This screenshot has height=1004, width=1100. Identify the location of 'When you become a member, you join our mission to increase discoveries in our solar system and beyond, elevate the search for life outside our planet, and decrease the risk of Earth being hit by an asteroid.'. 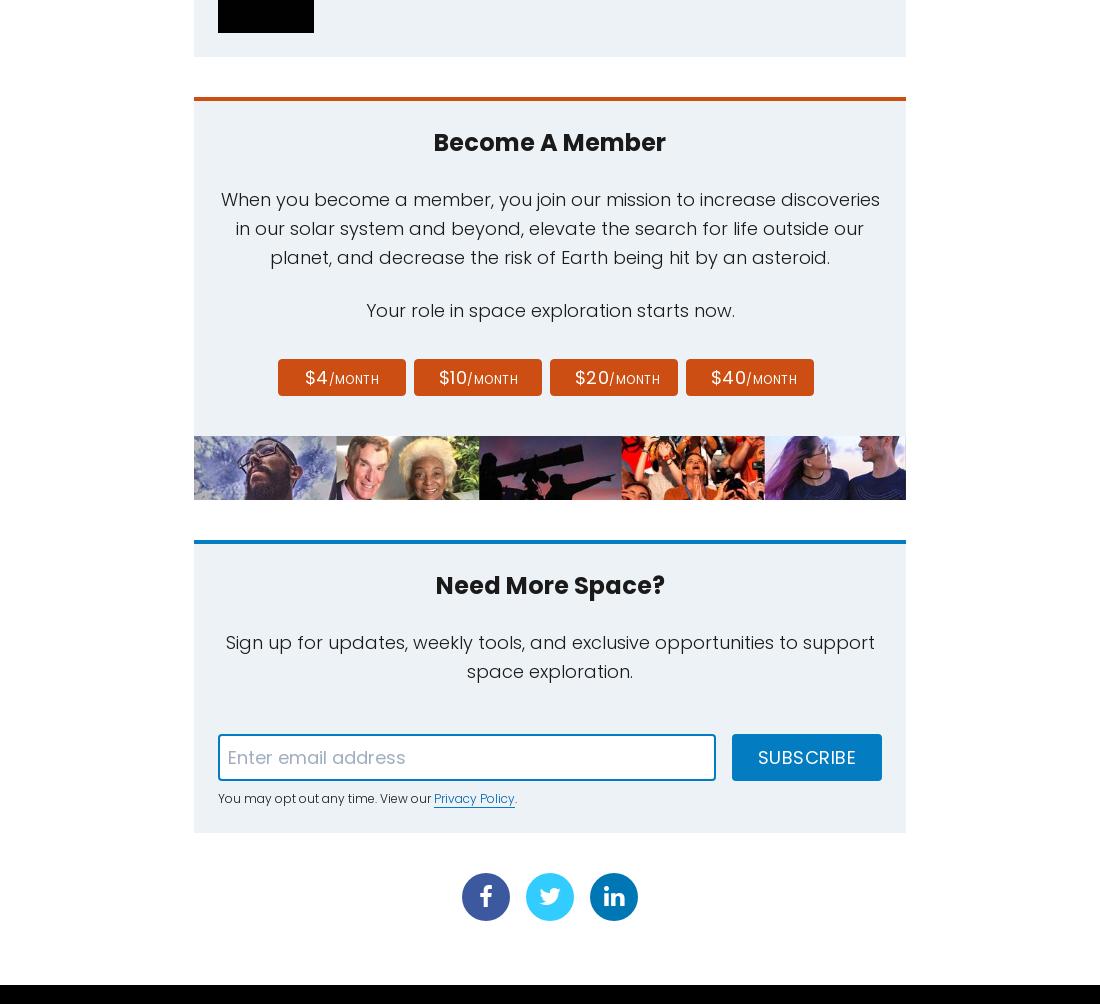
(220, 227).